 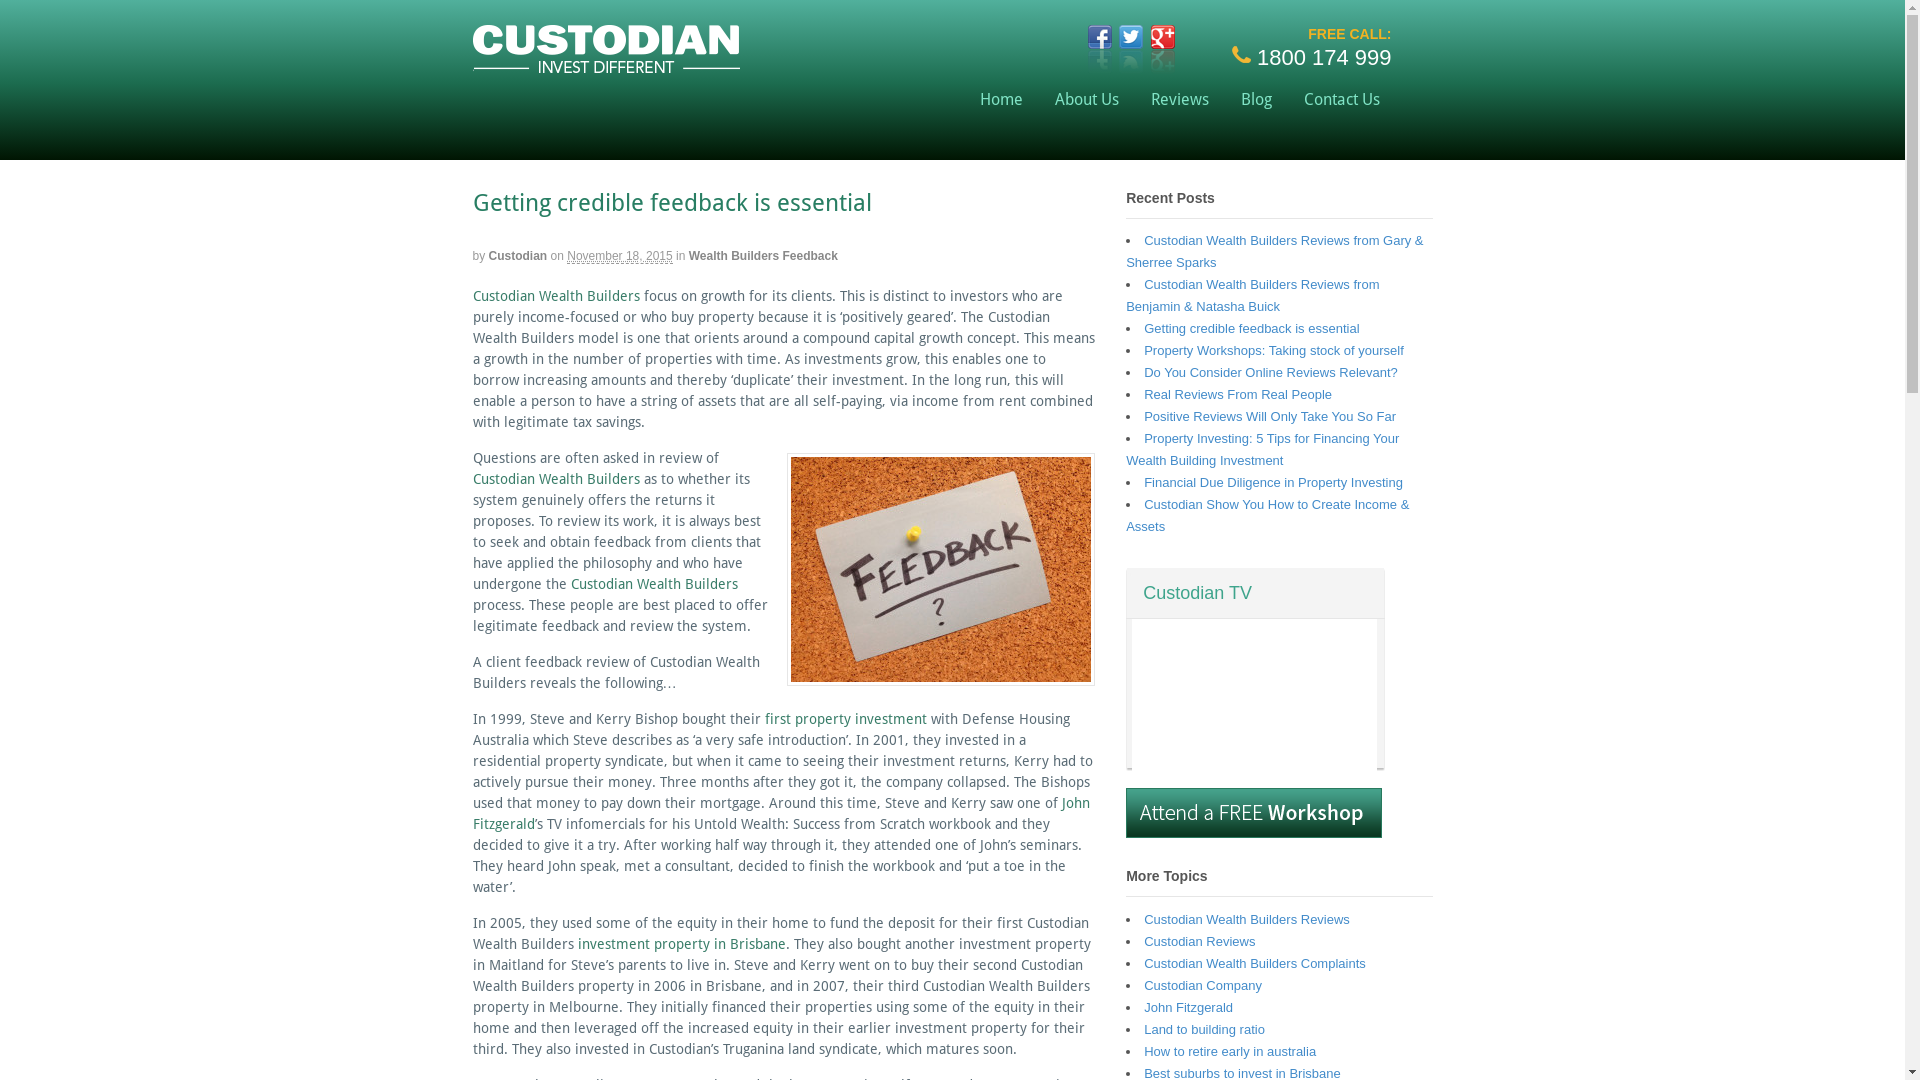 What do you see at coordinates (1250, 327) in the screenshot?
I see `'Getting credible feedback is essential'` at bounding box center [1250, 327].